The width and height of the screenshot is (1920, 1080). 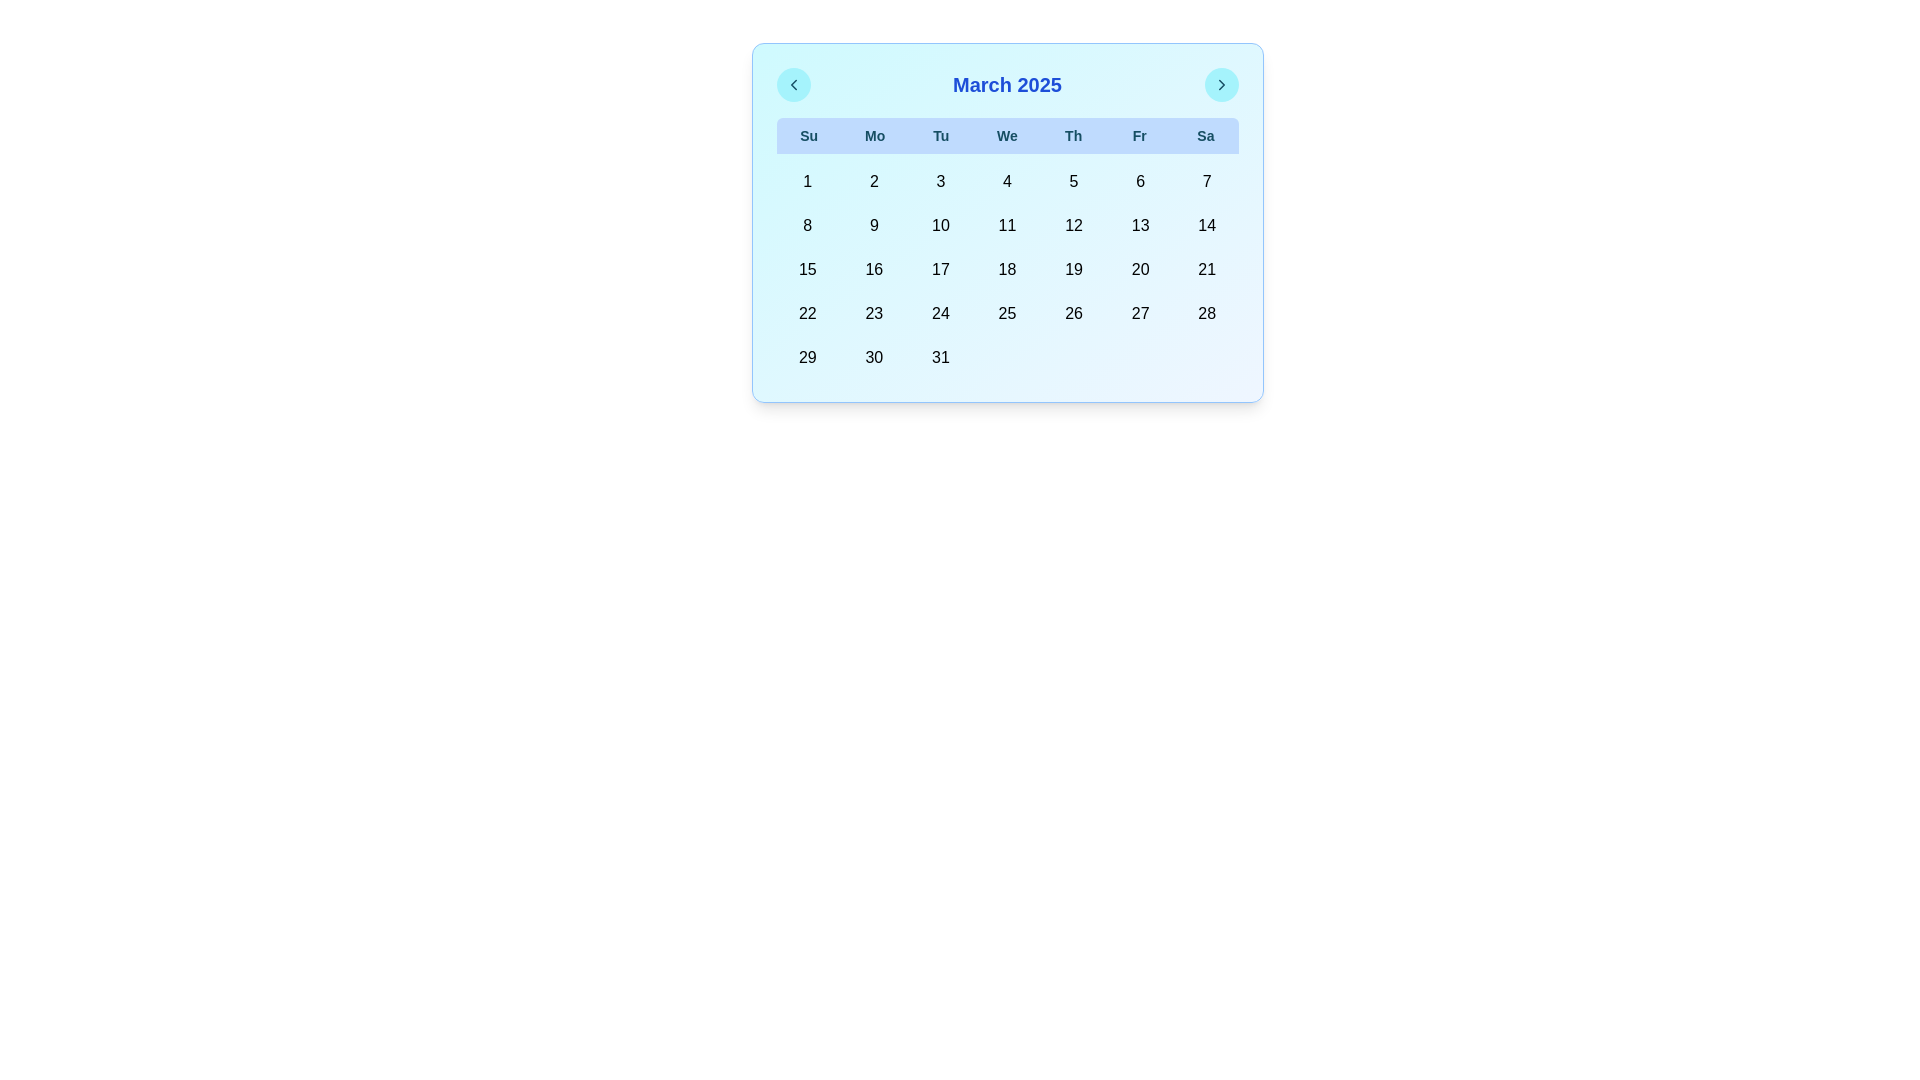 I want to click on the button displaying the number '11' in bold black text within a rounded rectangle, located in the second row and fourth column of the calendar grid, so click(x=1007, y=225).